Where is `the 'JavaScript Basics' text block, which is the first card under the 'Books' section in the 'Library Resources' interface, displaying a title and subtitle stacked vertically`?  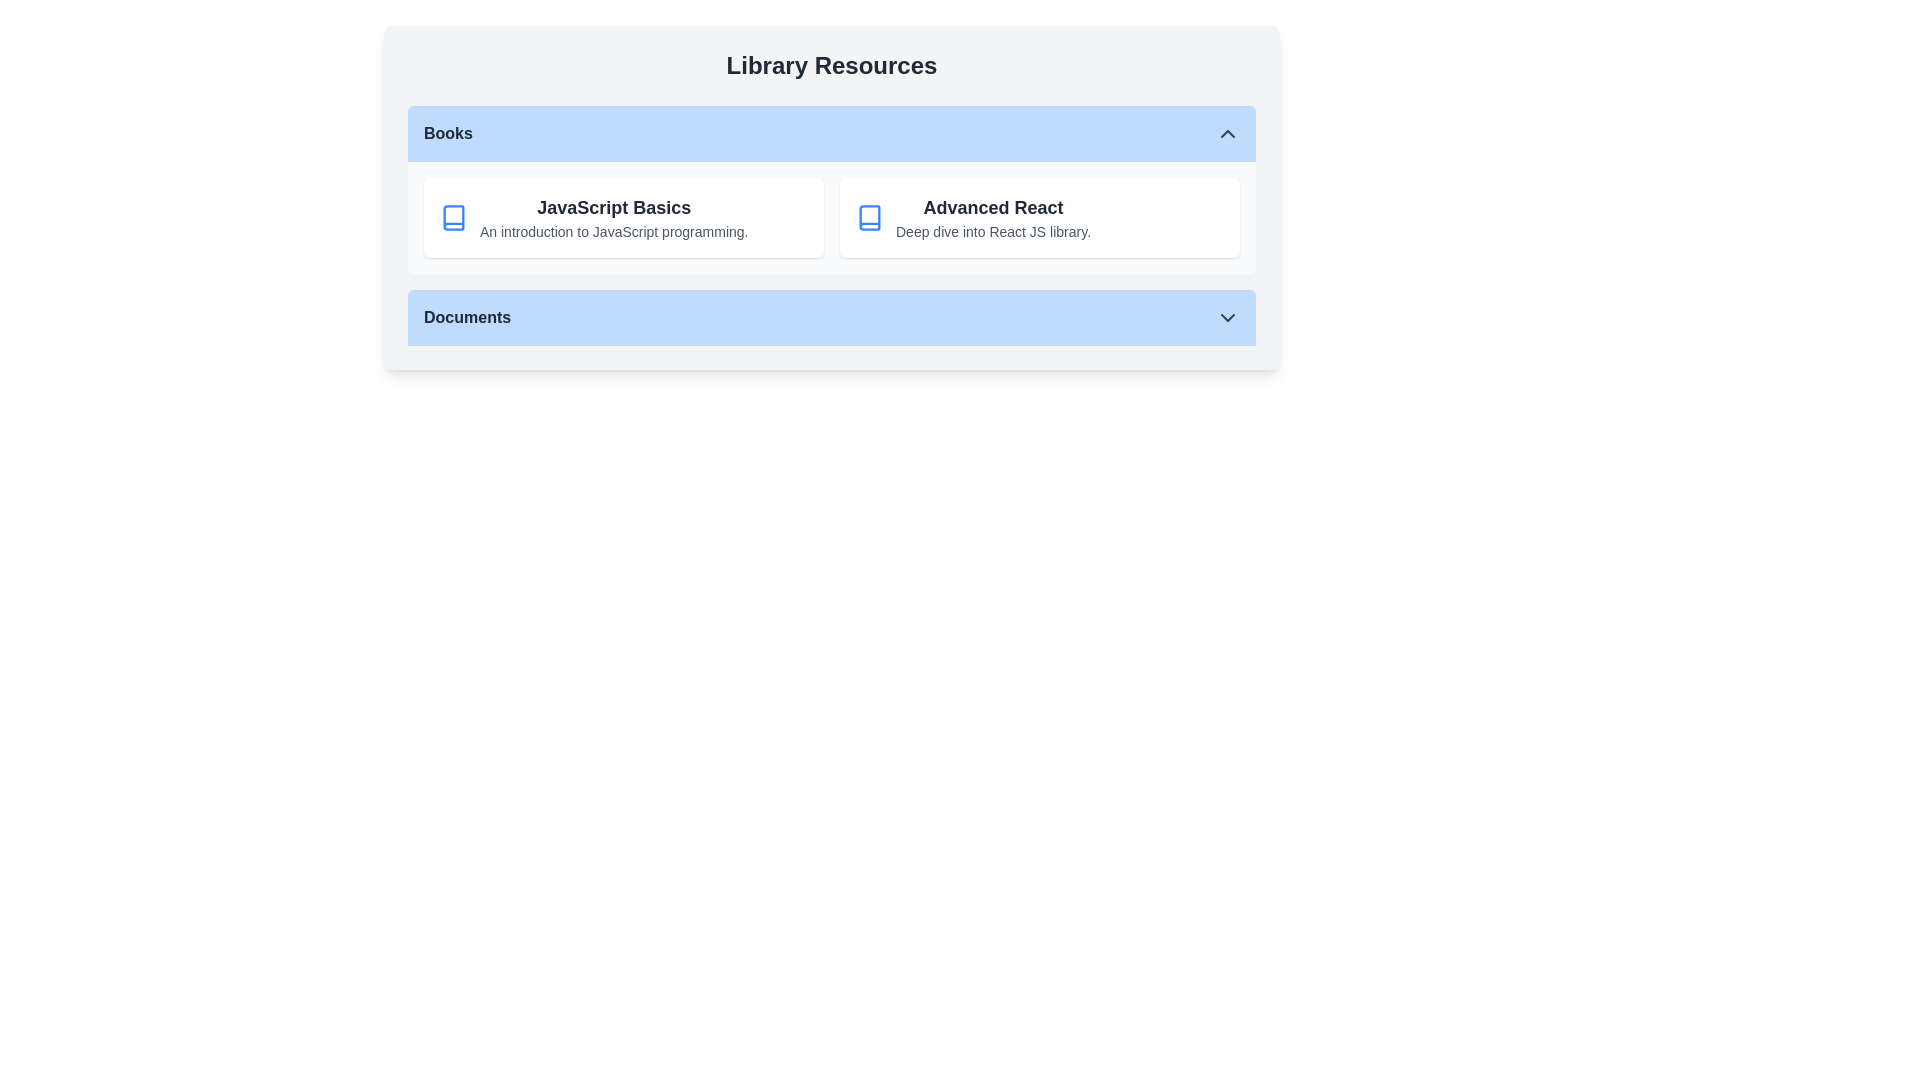
the 'JavaScript Basics' text block, which is the first card under the 'Books' section in the 'Library Resources' interface, displaying a title and subtitle stacked vertically is located at coordinates (613, 218).